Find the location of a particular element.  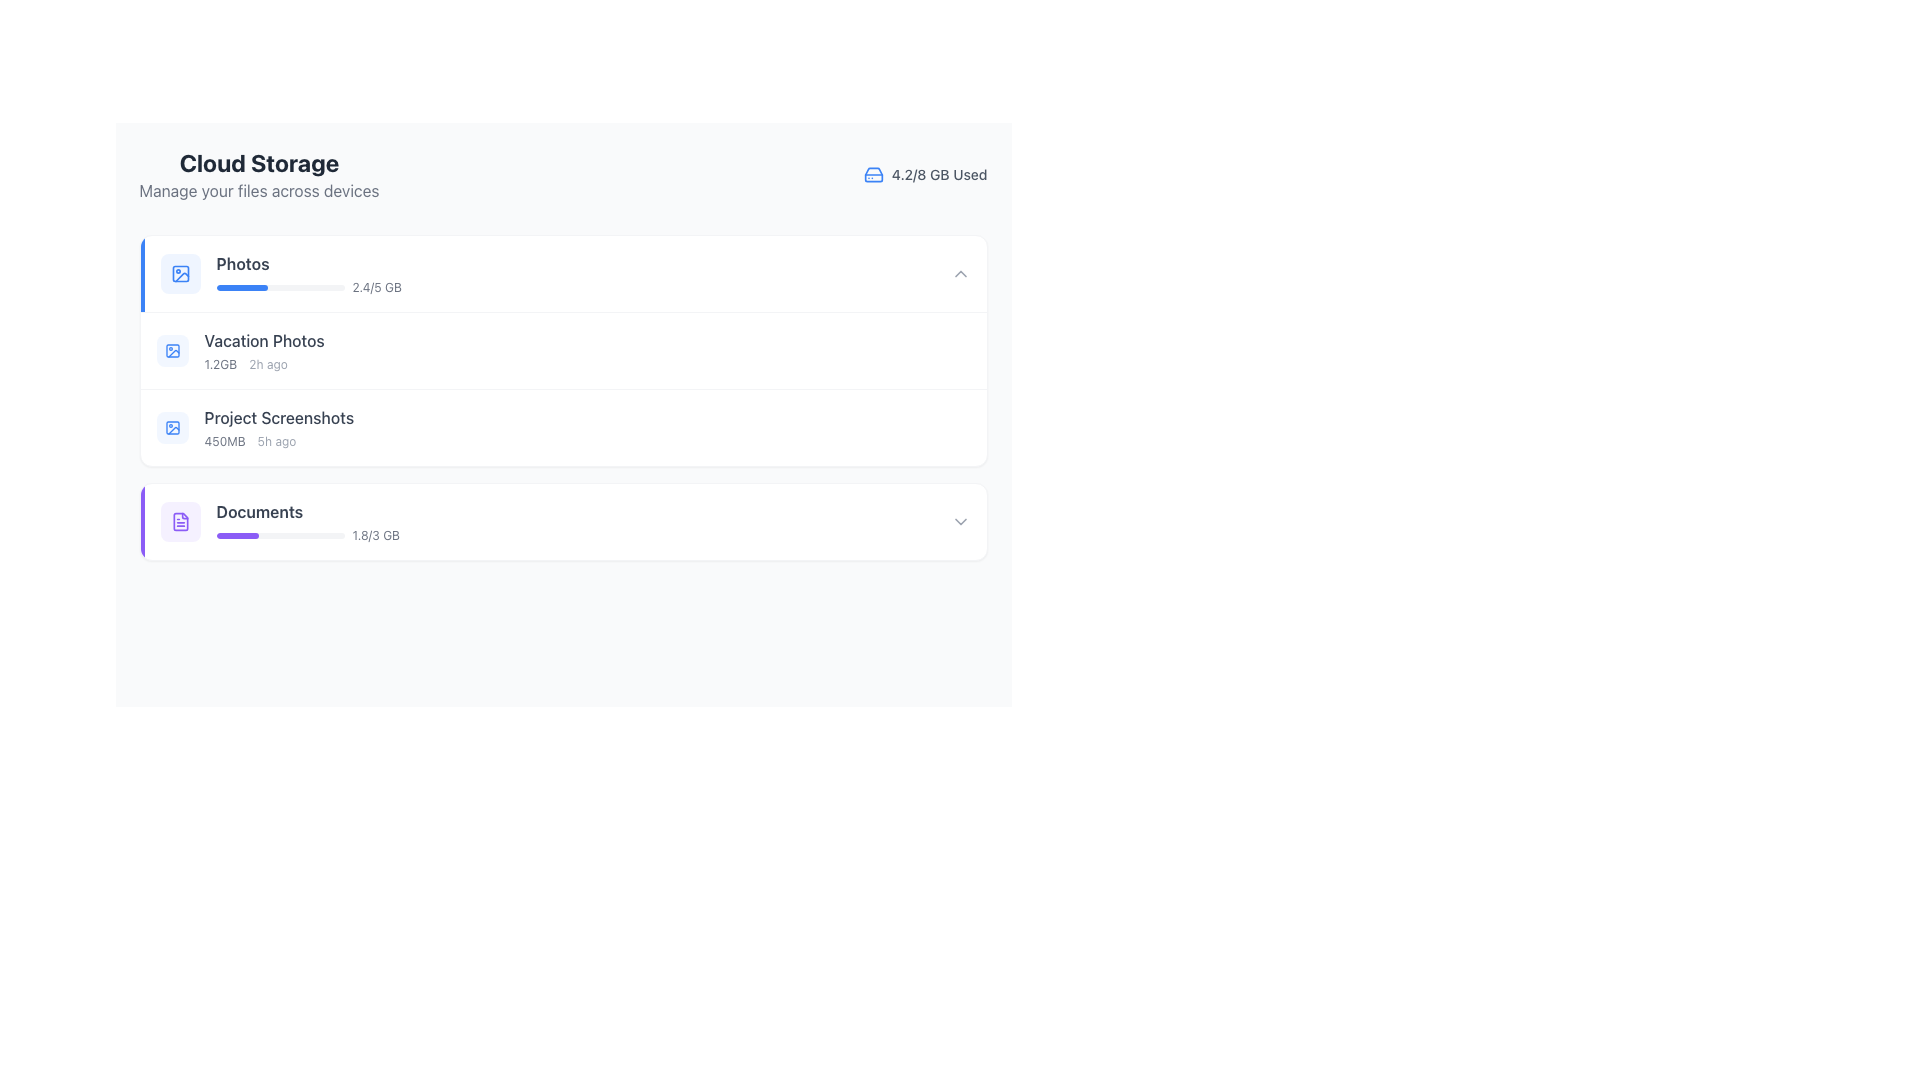

to select the interactive list item representing a specific folder or file in the cloud storage interface, which is the third item in the vertical list located between 'Vacation Photos' and 'Documents' is located at coordinates (253, 427).